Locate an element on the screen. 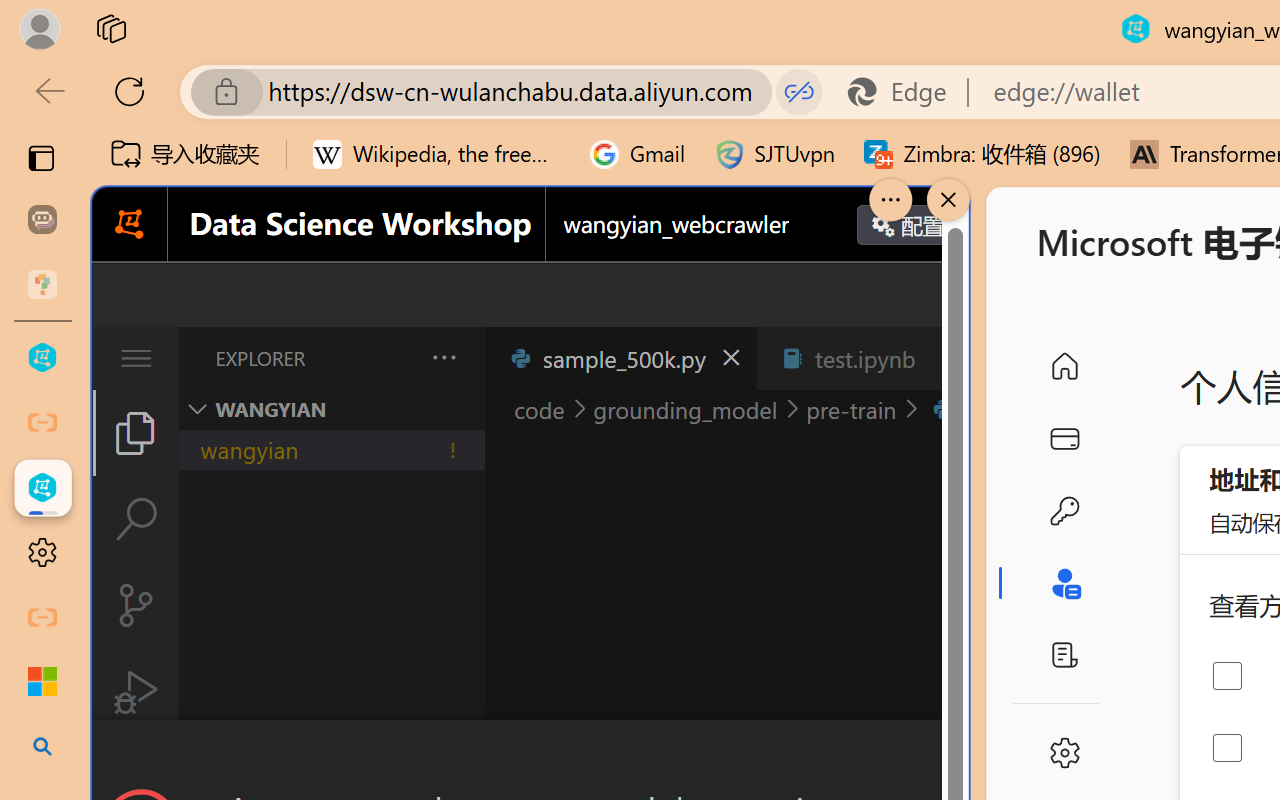  'Close Dialog' is located at coordinates (960, 756).